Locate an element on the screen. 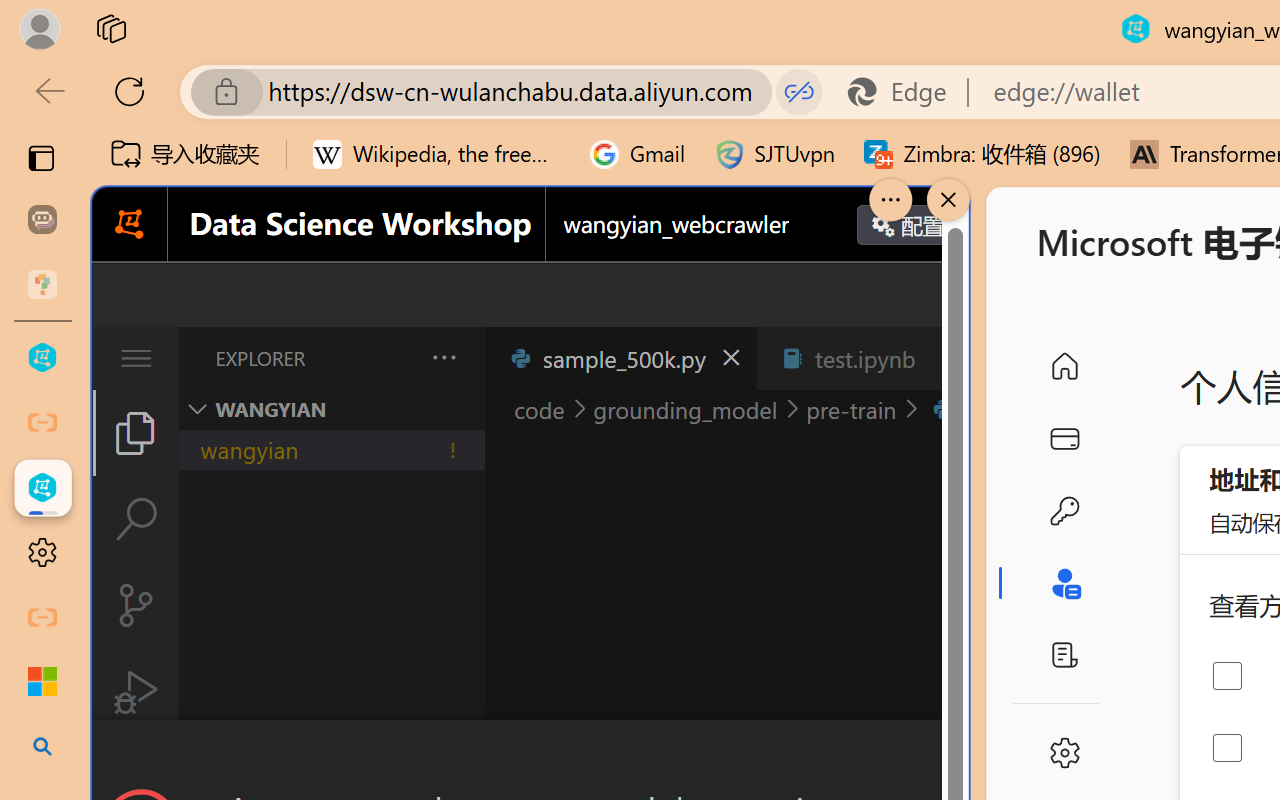  'Close Dialog' is located at coordinates (960, 756).